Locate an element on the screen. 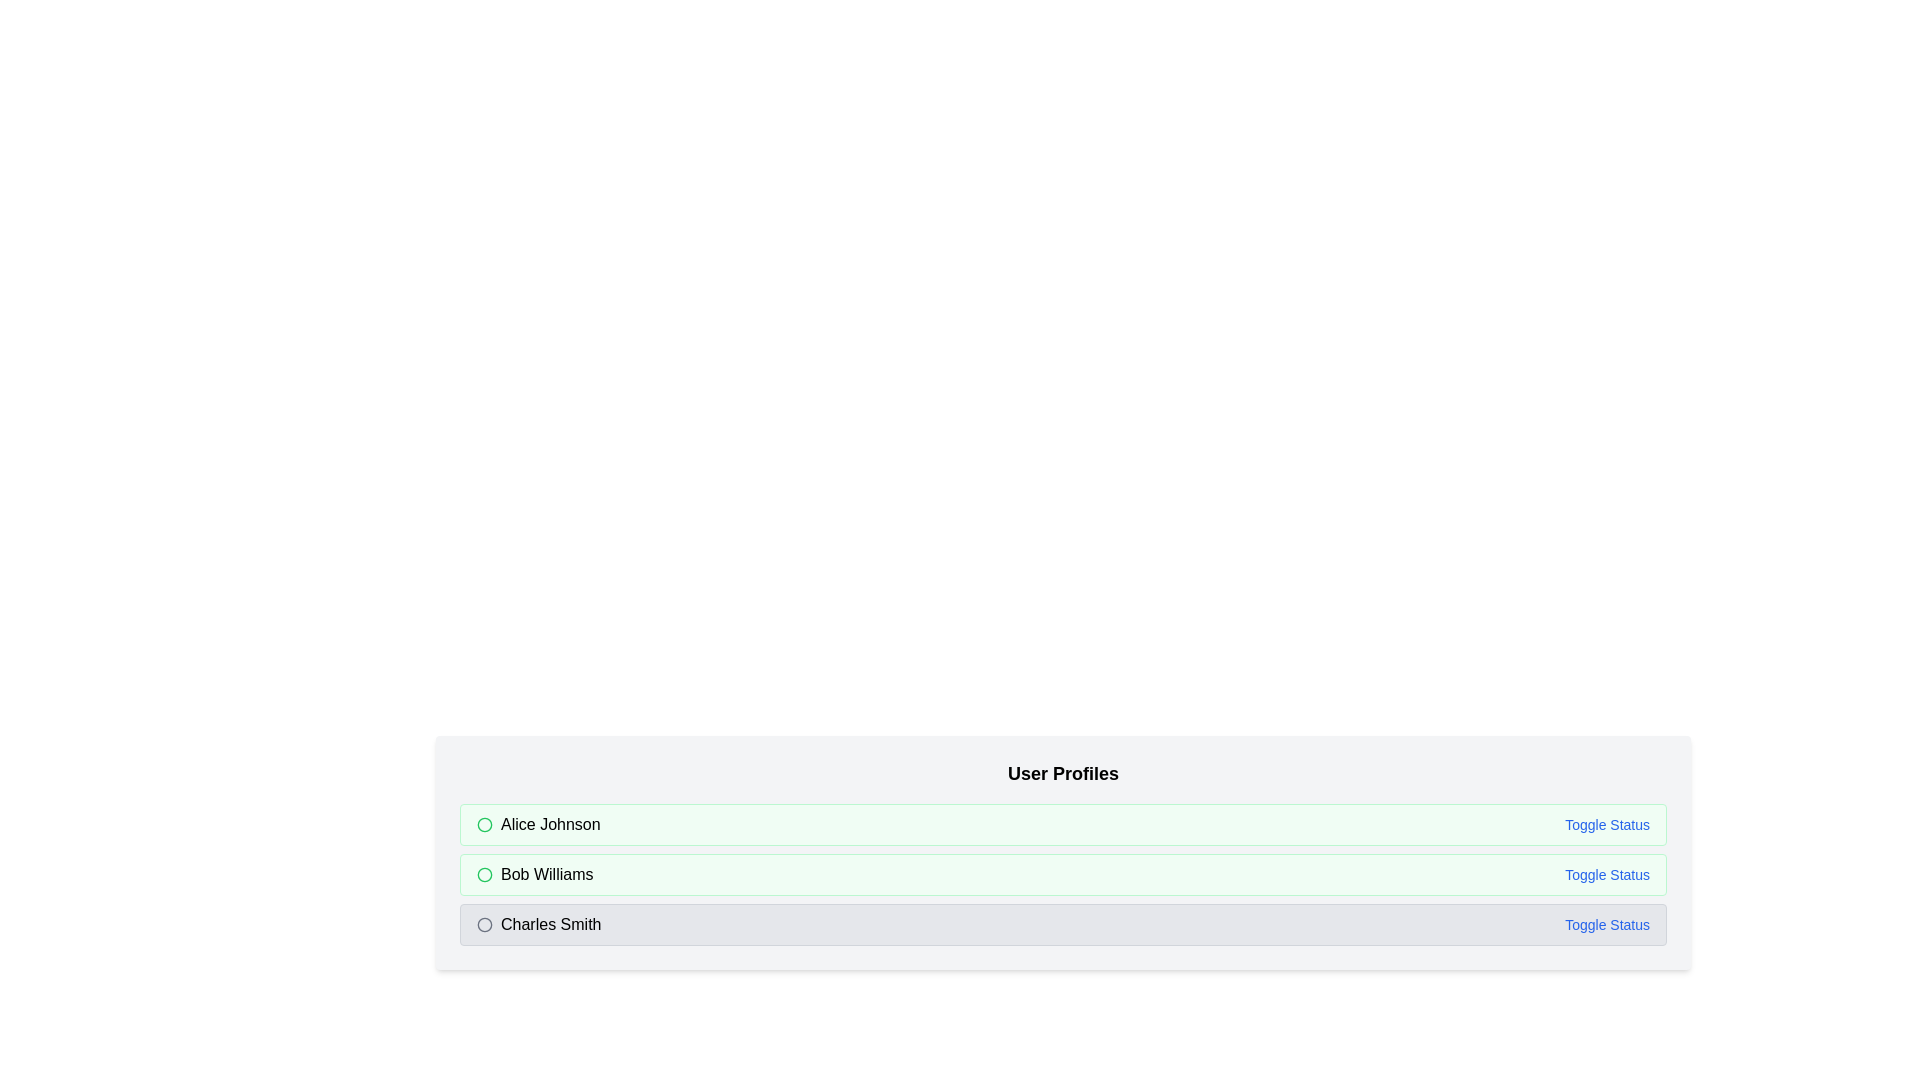 This screenshot has height=1080, width=1920. the 'Toggle Status' hyperlink in the list item for user 'Charles Smith' is located at coordinates (1062, 925).